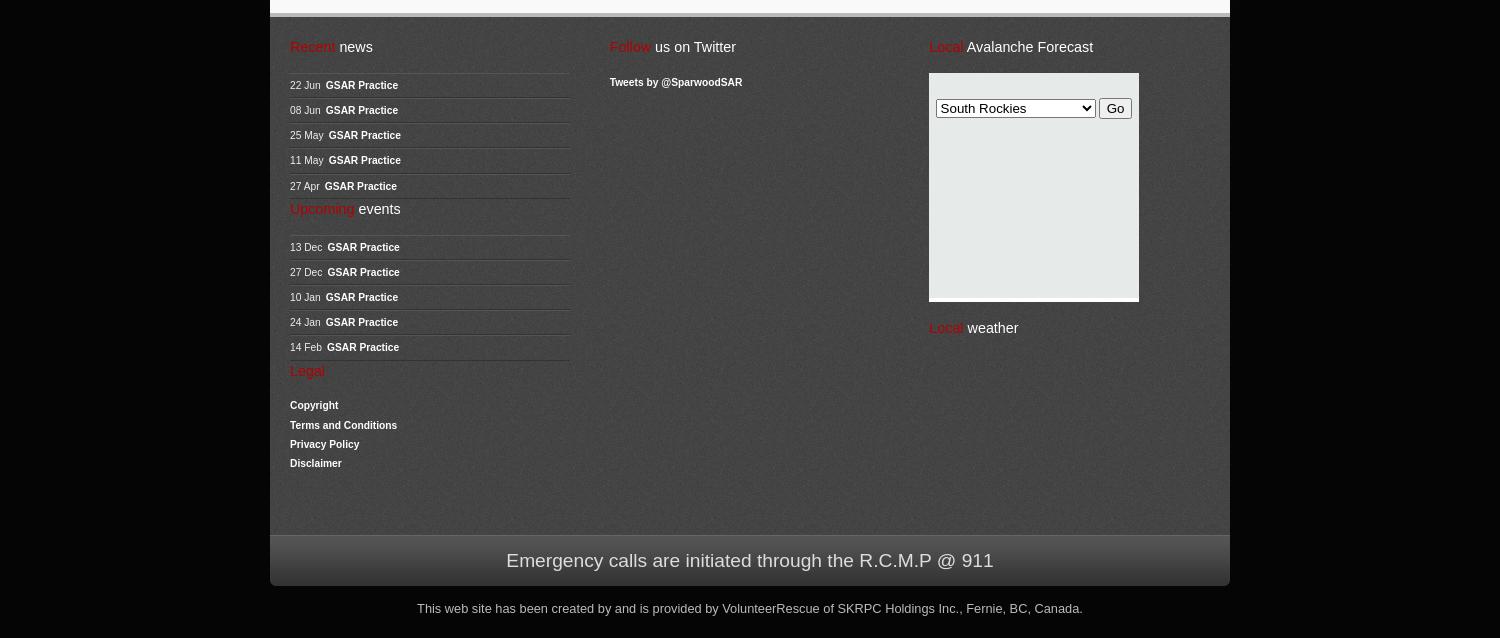 The height and width of the screenshot is (638, 1500). What do you see at coordinates (306, 135) in the screenshot?
I see `'25 May'` at bounding box center [306, 135].